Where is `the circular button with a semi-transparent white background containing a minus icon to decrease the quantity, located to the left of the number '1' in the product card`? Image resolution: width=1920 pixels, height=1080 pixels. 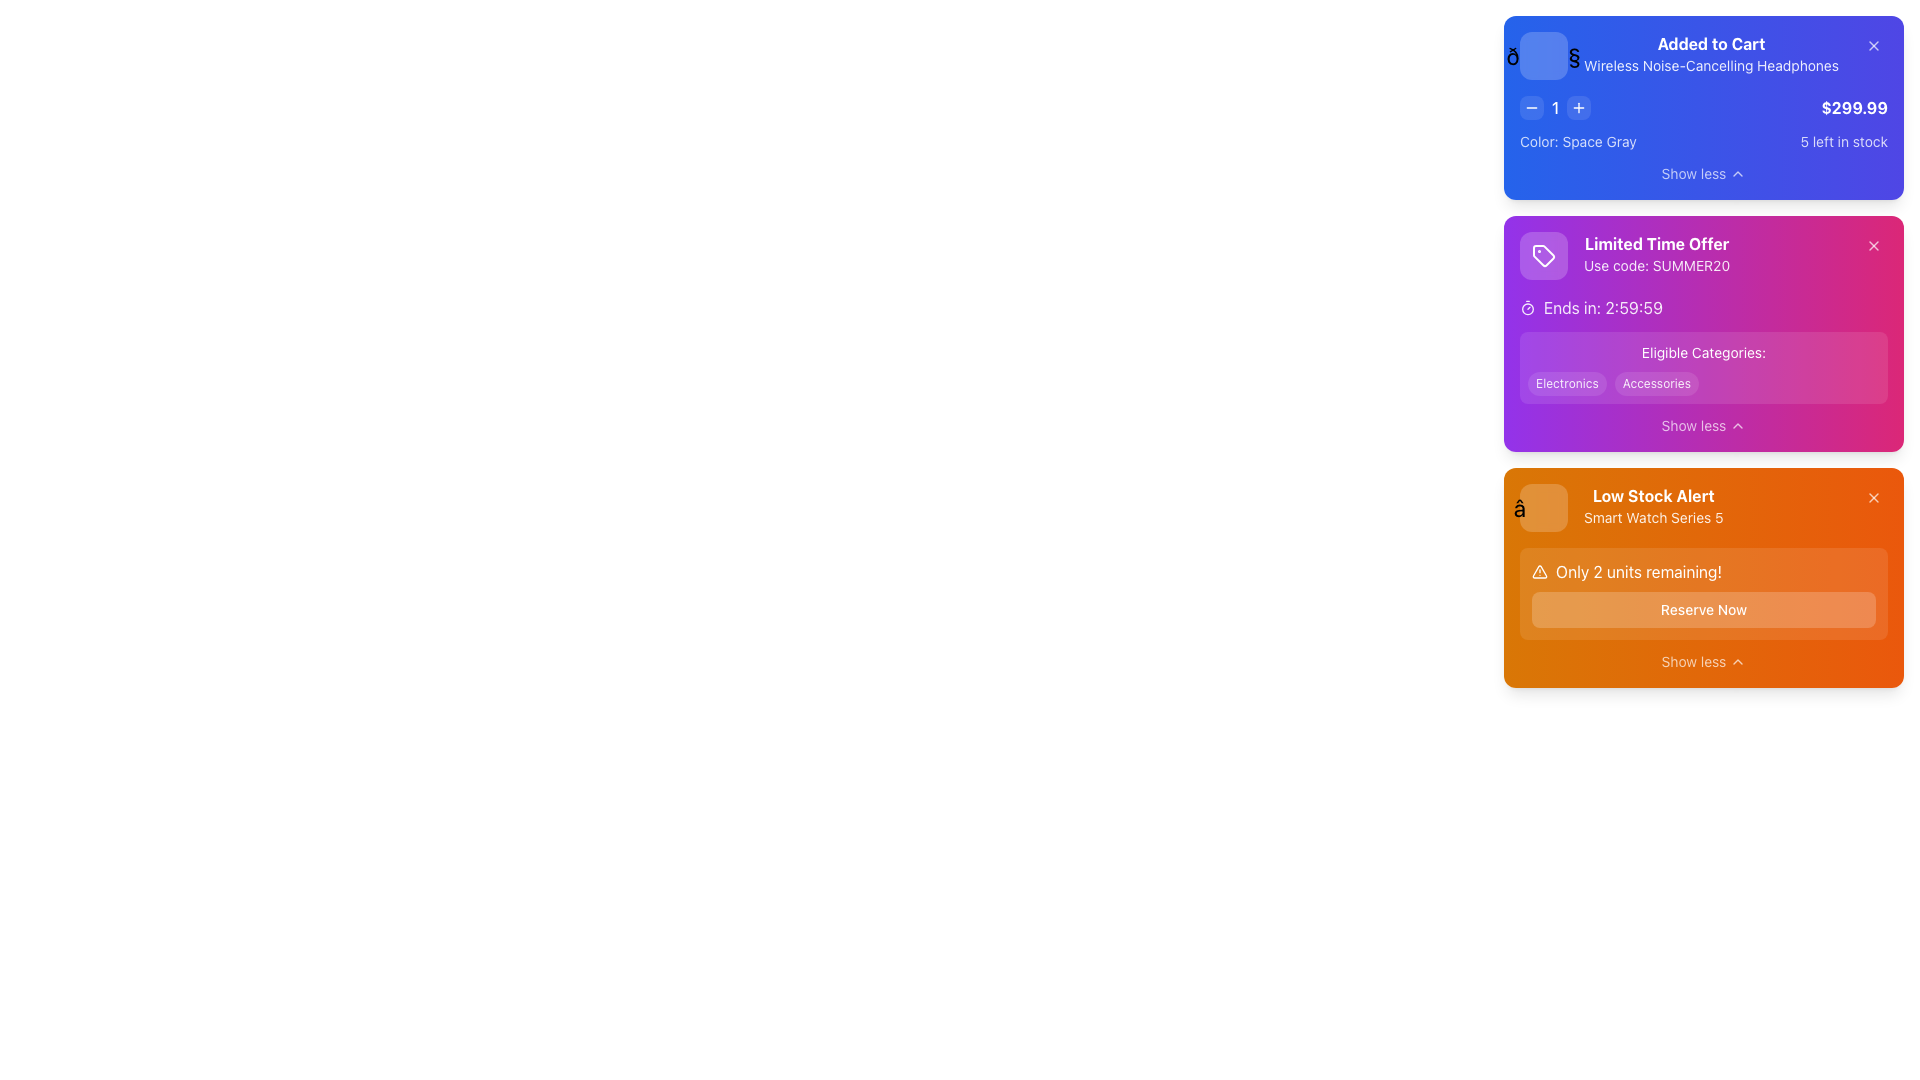 the circular button with a semi-transparent white background containing a minus icon to decrease the quantity, located to the left of the number '1' in the product card is located at coordinates (1530, 108).